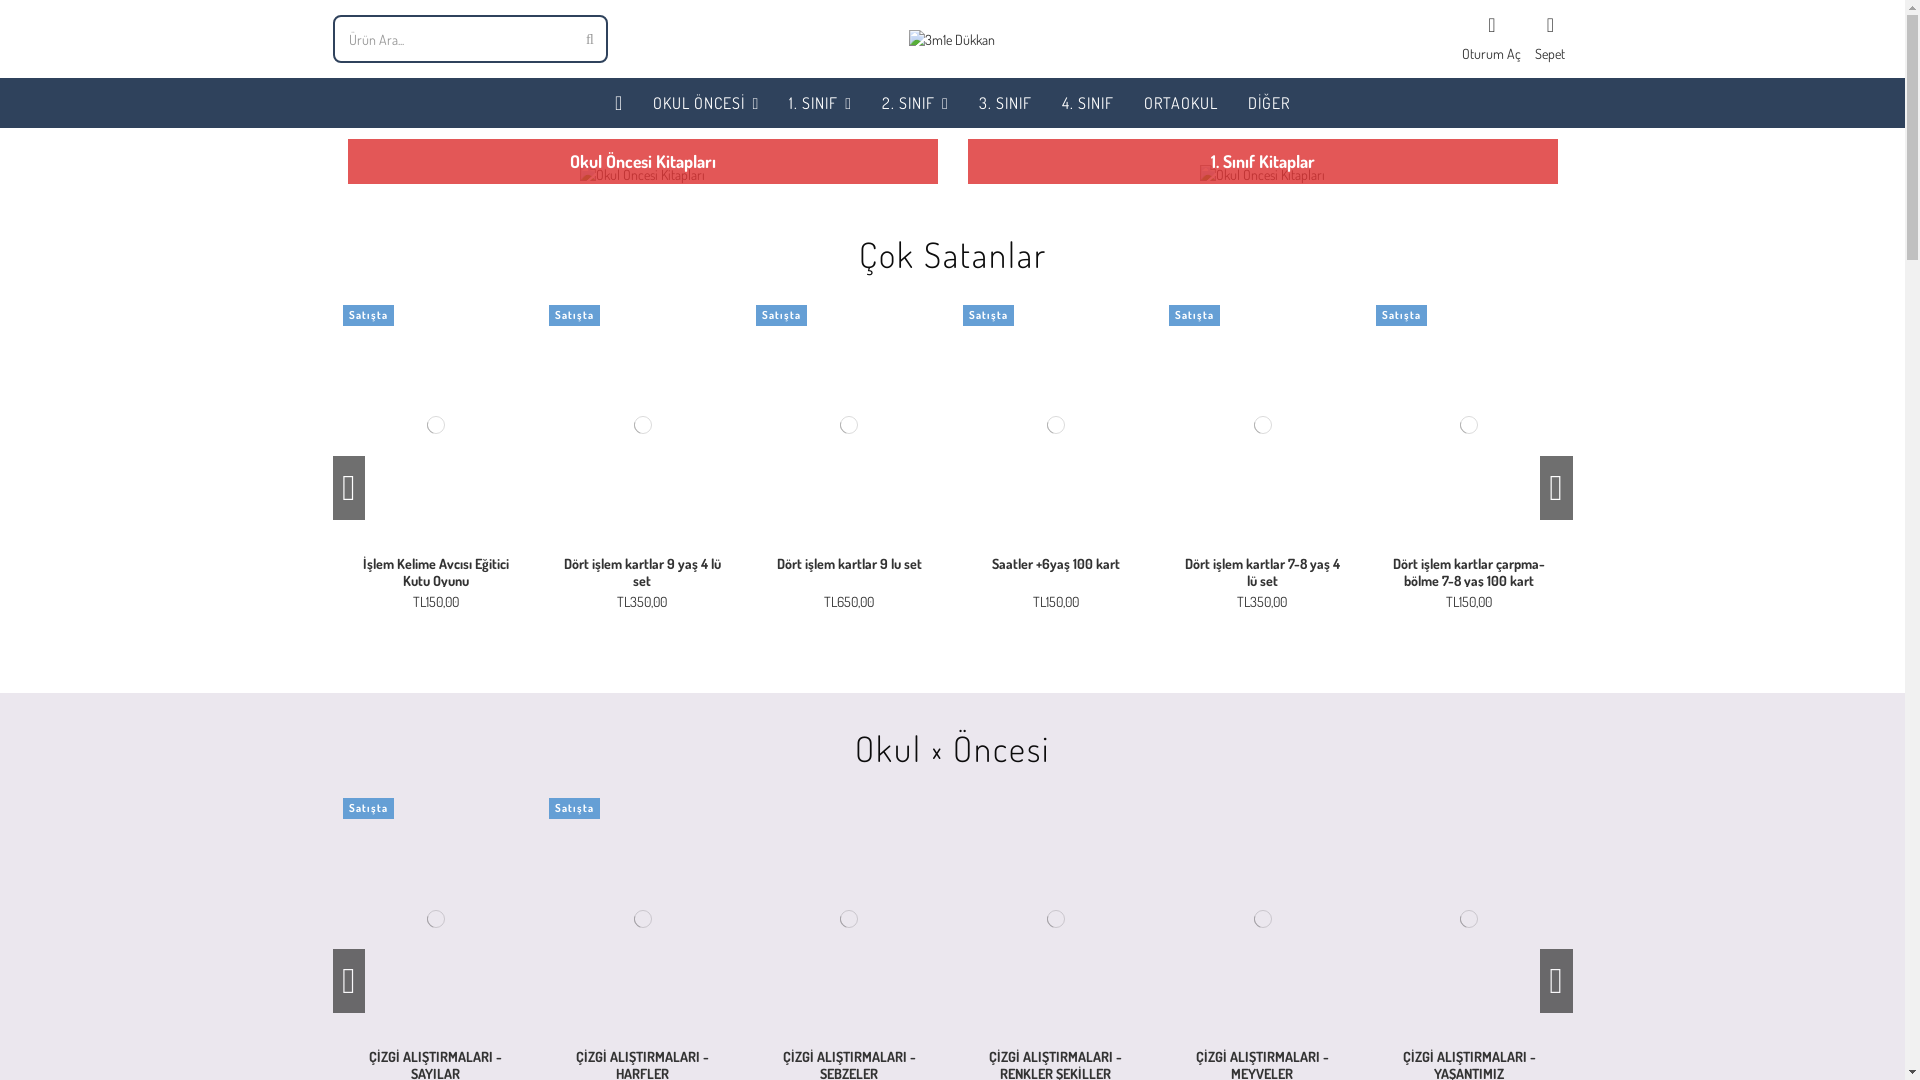  Describe the element at coordinates (435, 600) in the screenshot. I see `'TL150,00'` at that location.